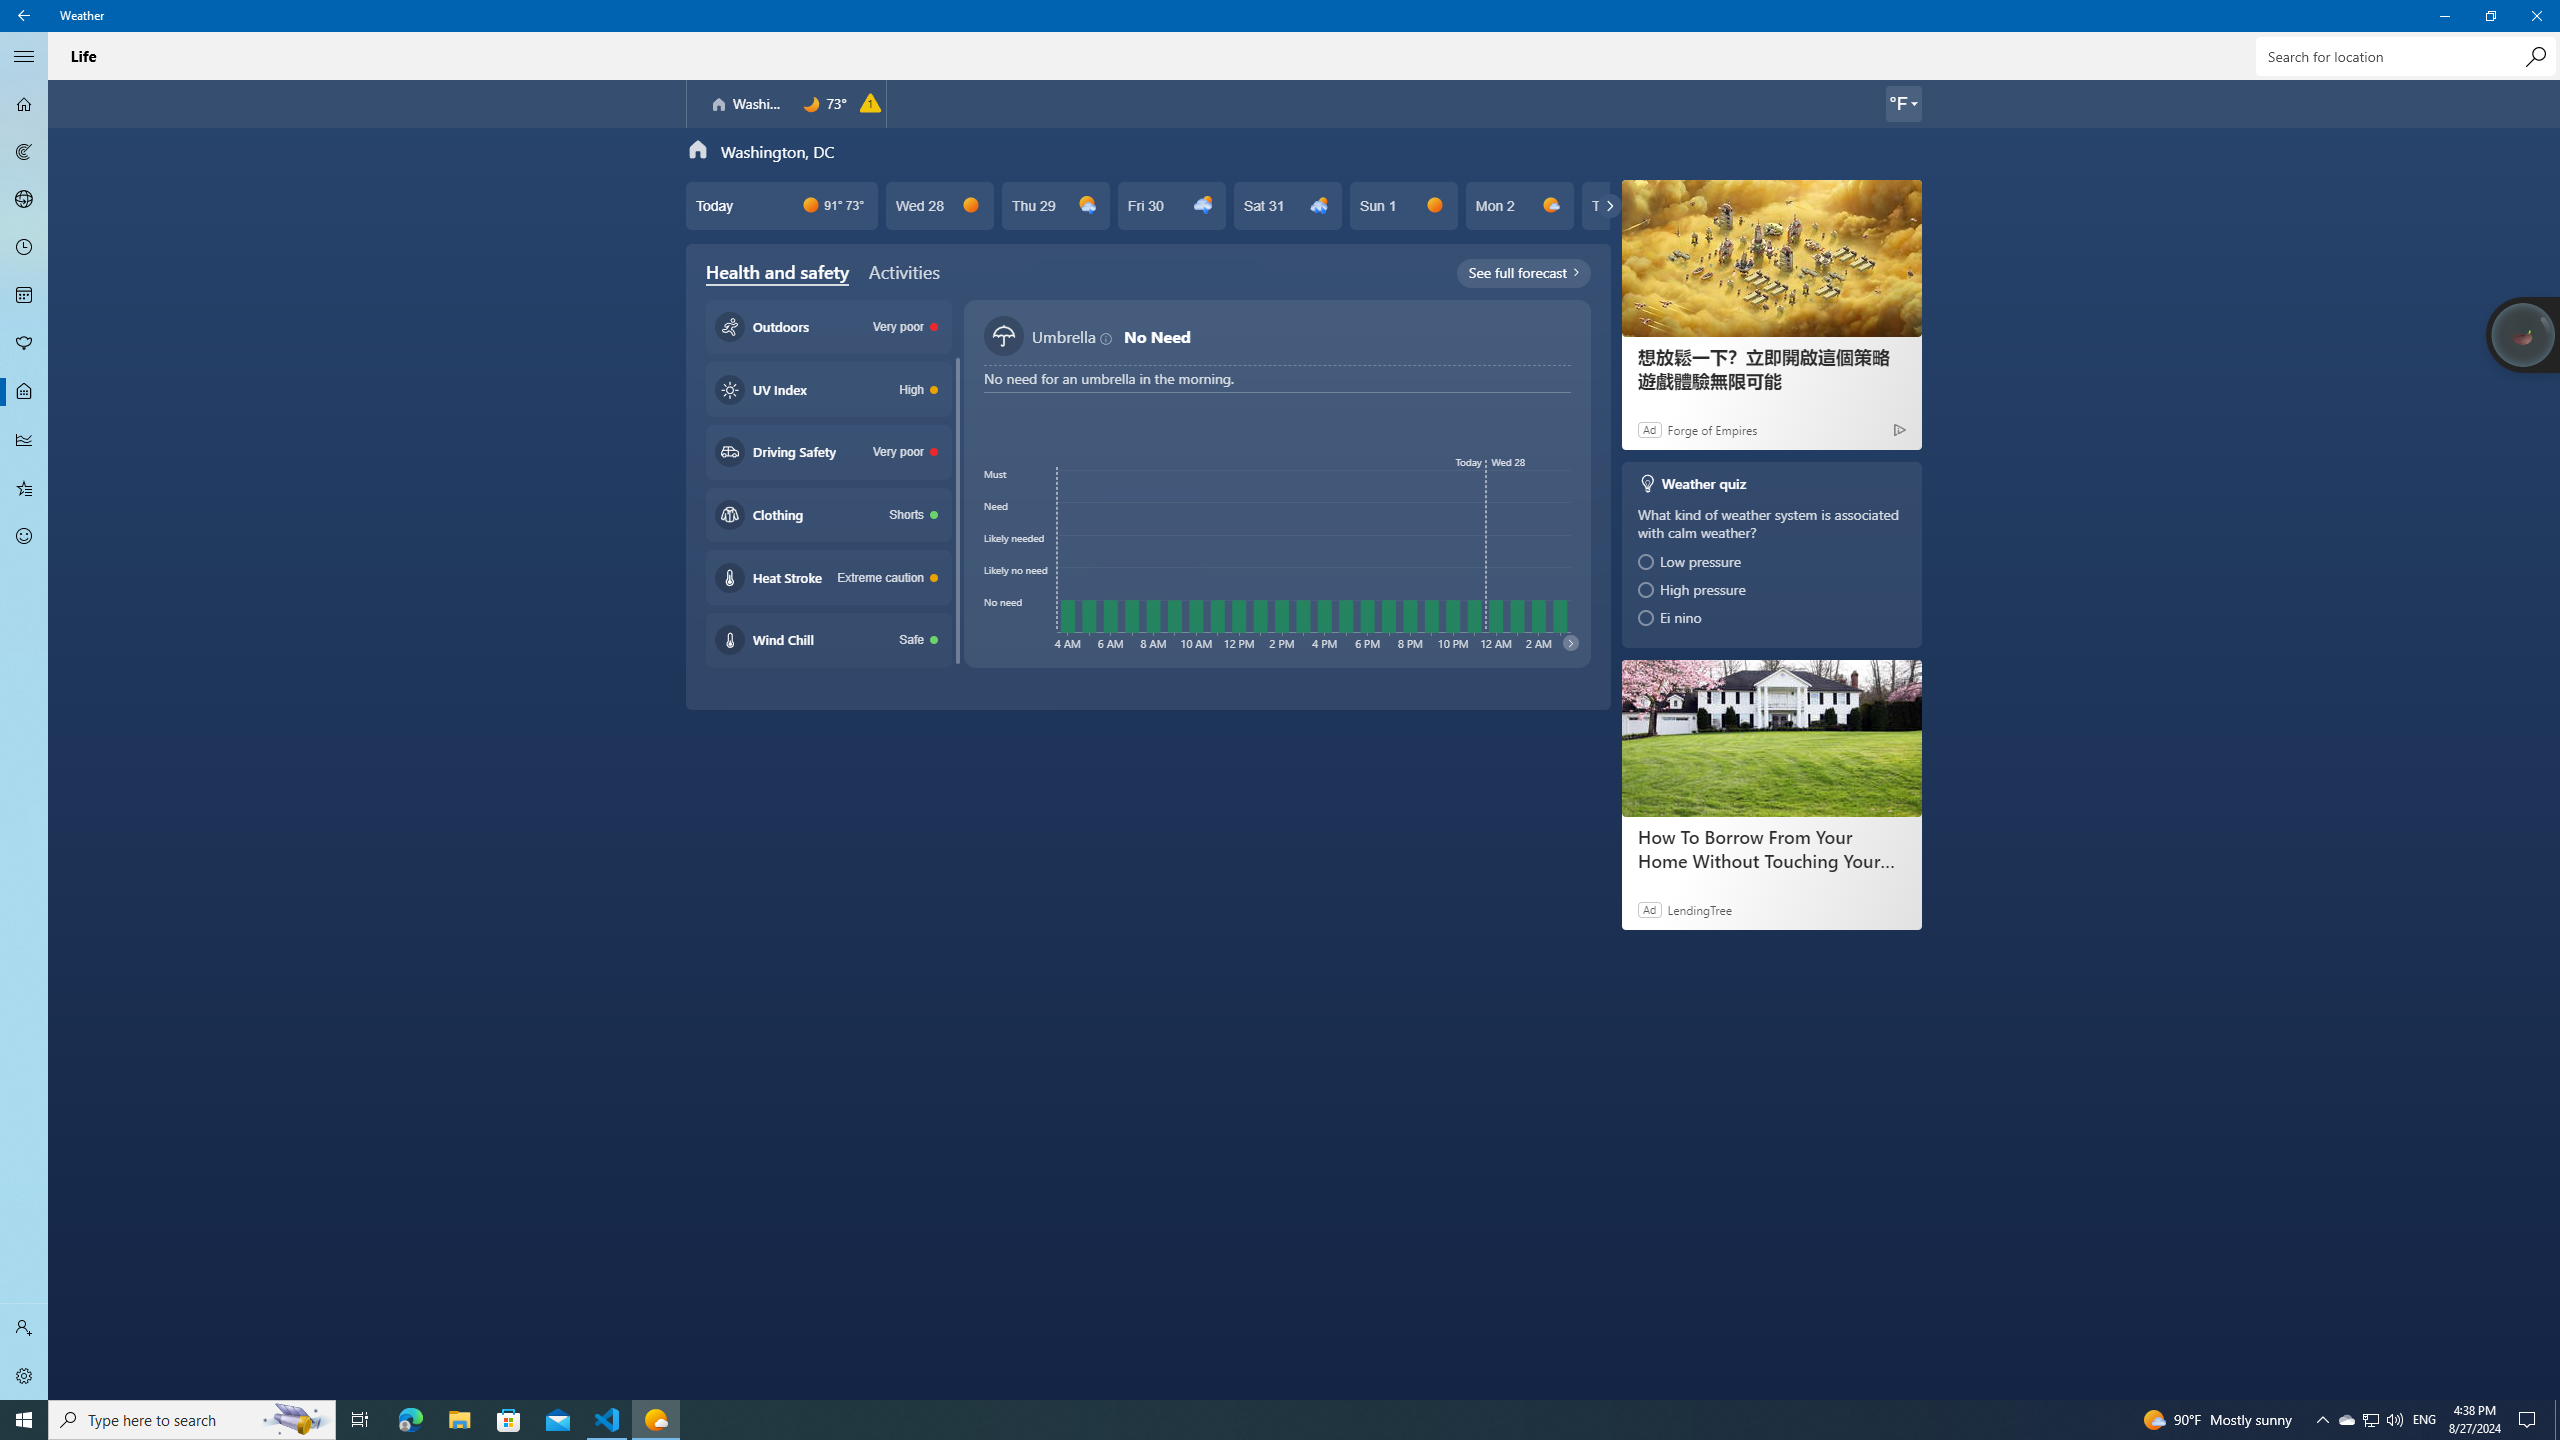 This screenshot has height=1440, width=2560. Describe the element at coordinates (24, 344) in the screenshot. I see `'Pollen - Not Selected'` at that location.